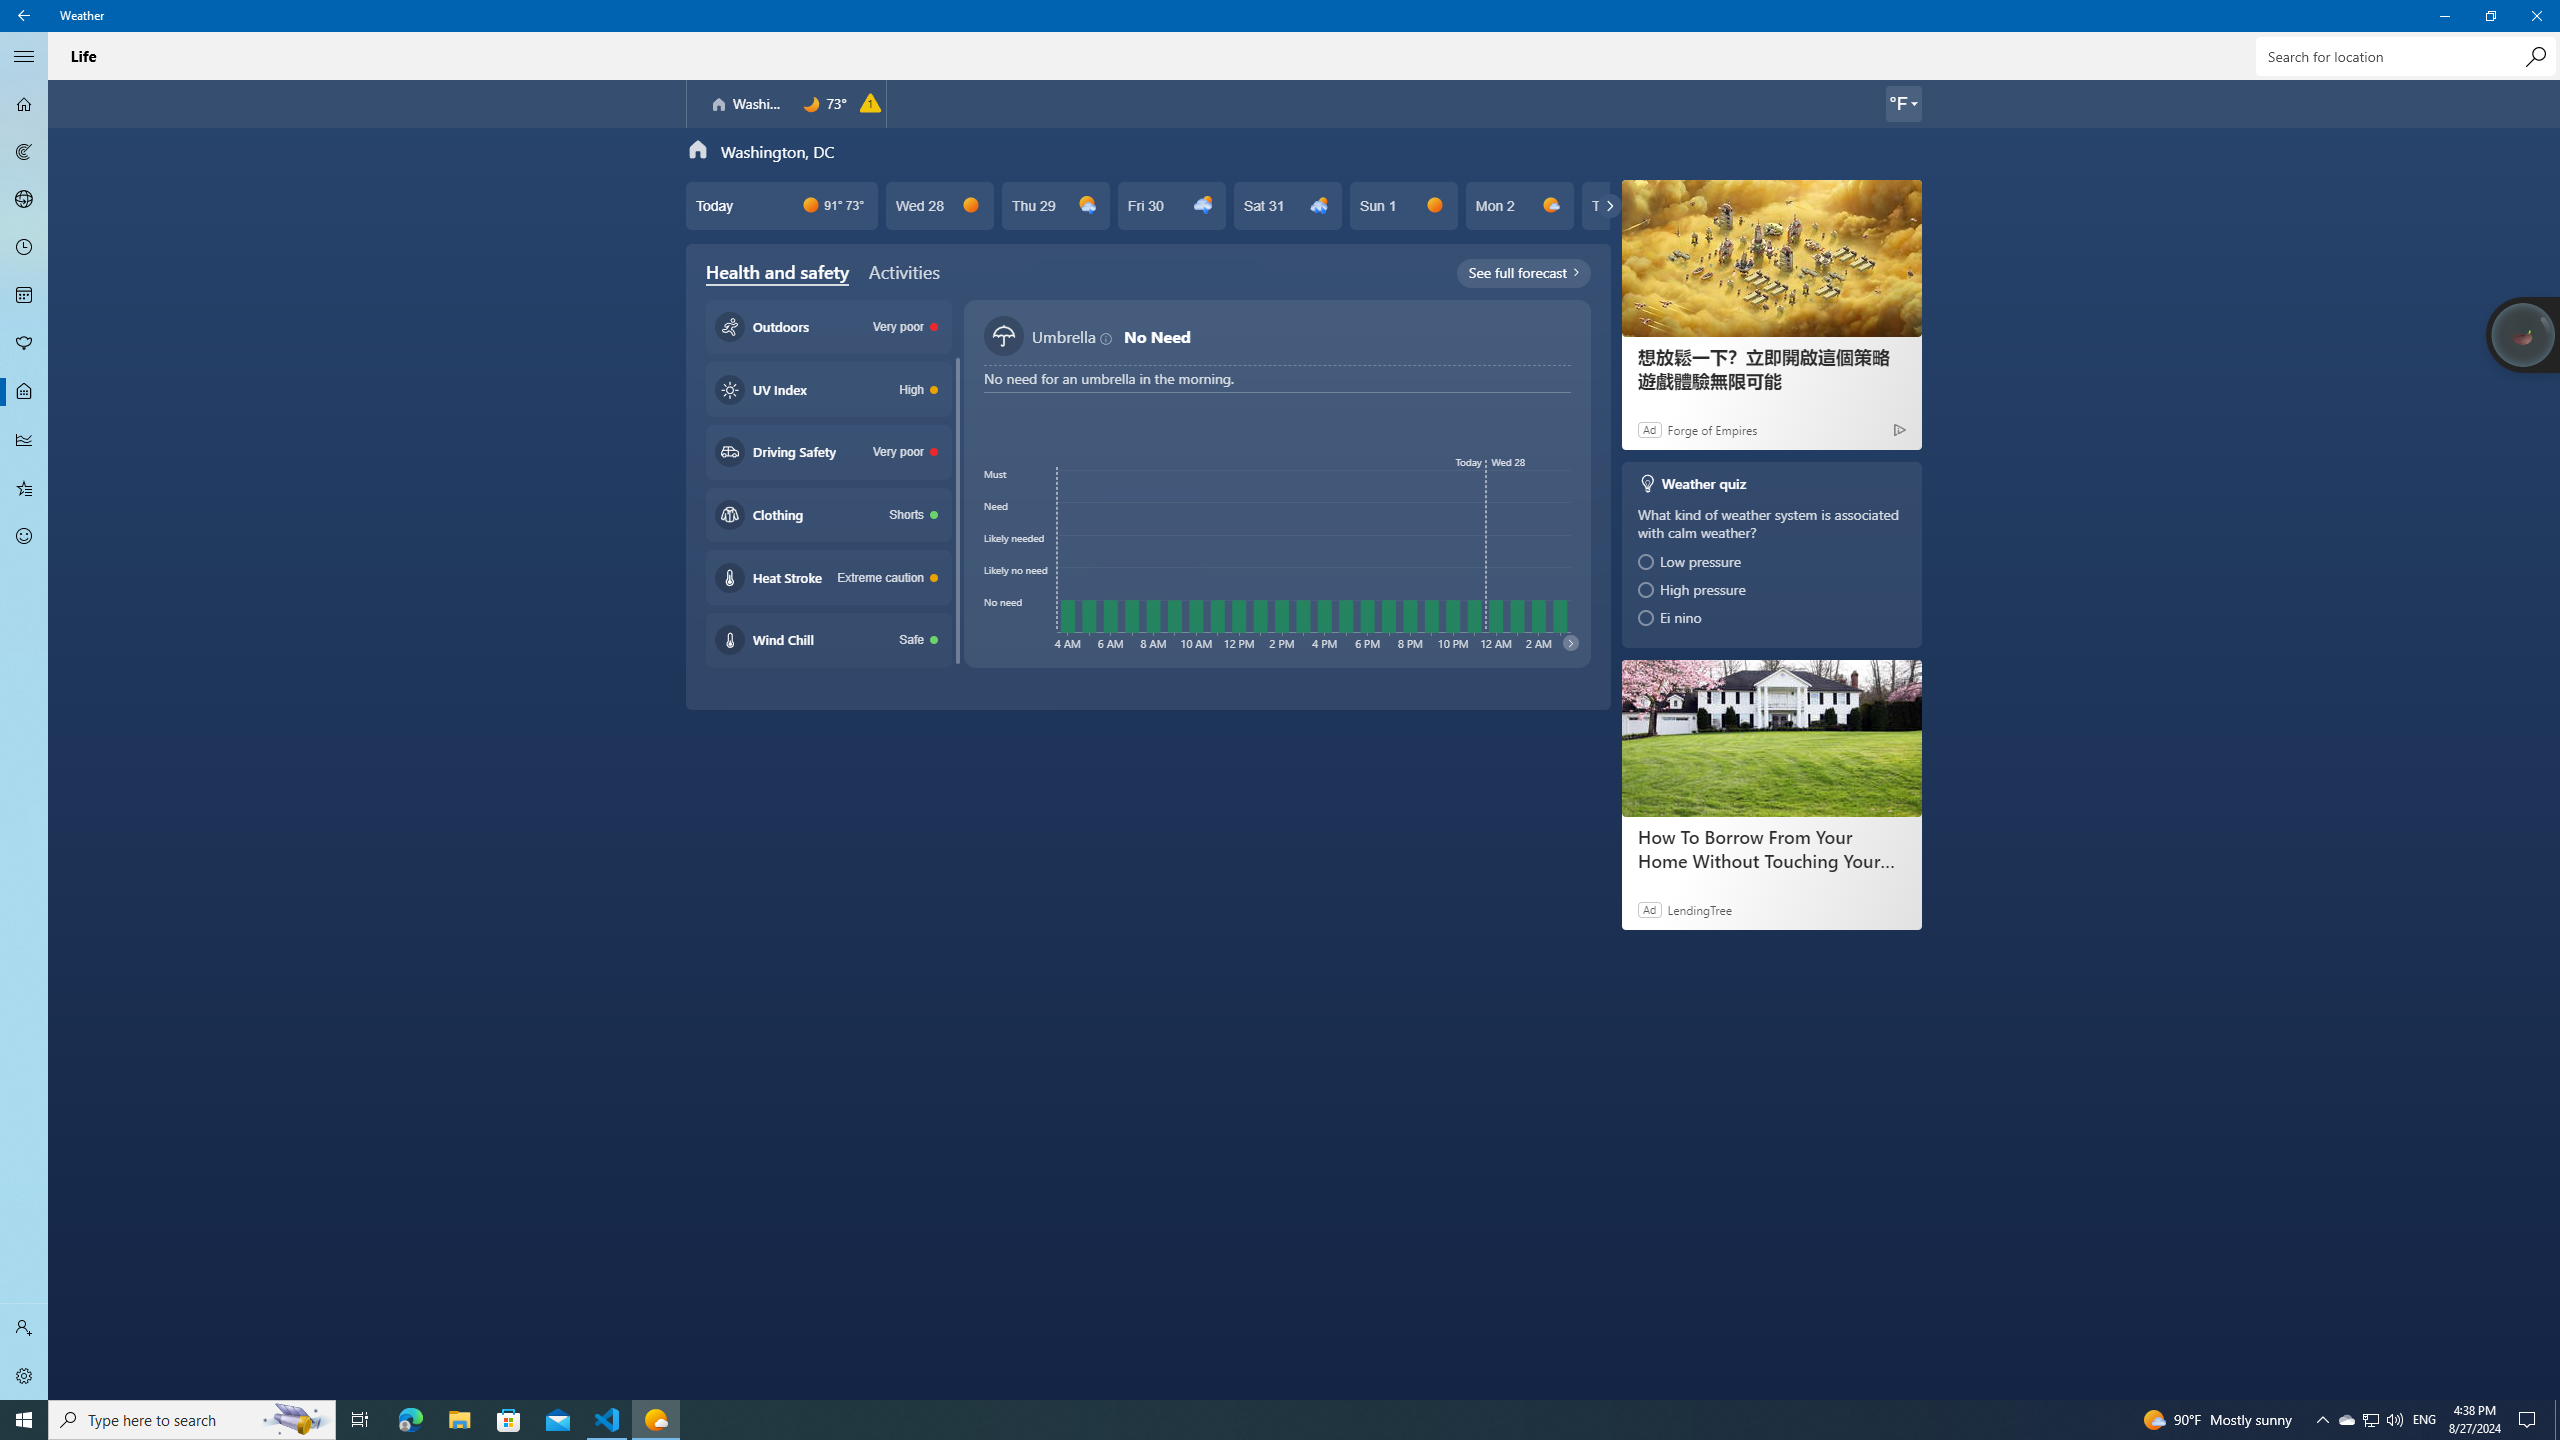 This screenshot has height=1440, width=2560. Describe the element at coordinates (24, 344) in the screenshot. I see `'Pollen - Not Selected'` at that location.